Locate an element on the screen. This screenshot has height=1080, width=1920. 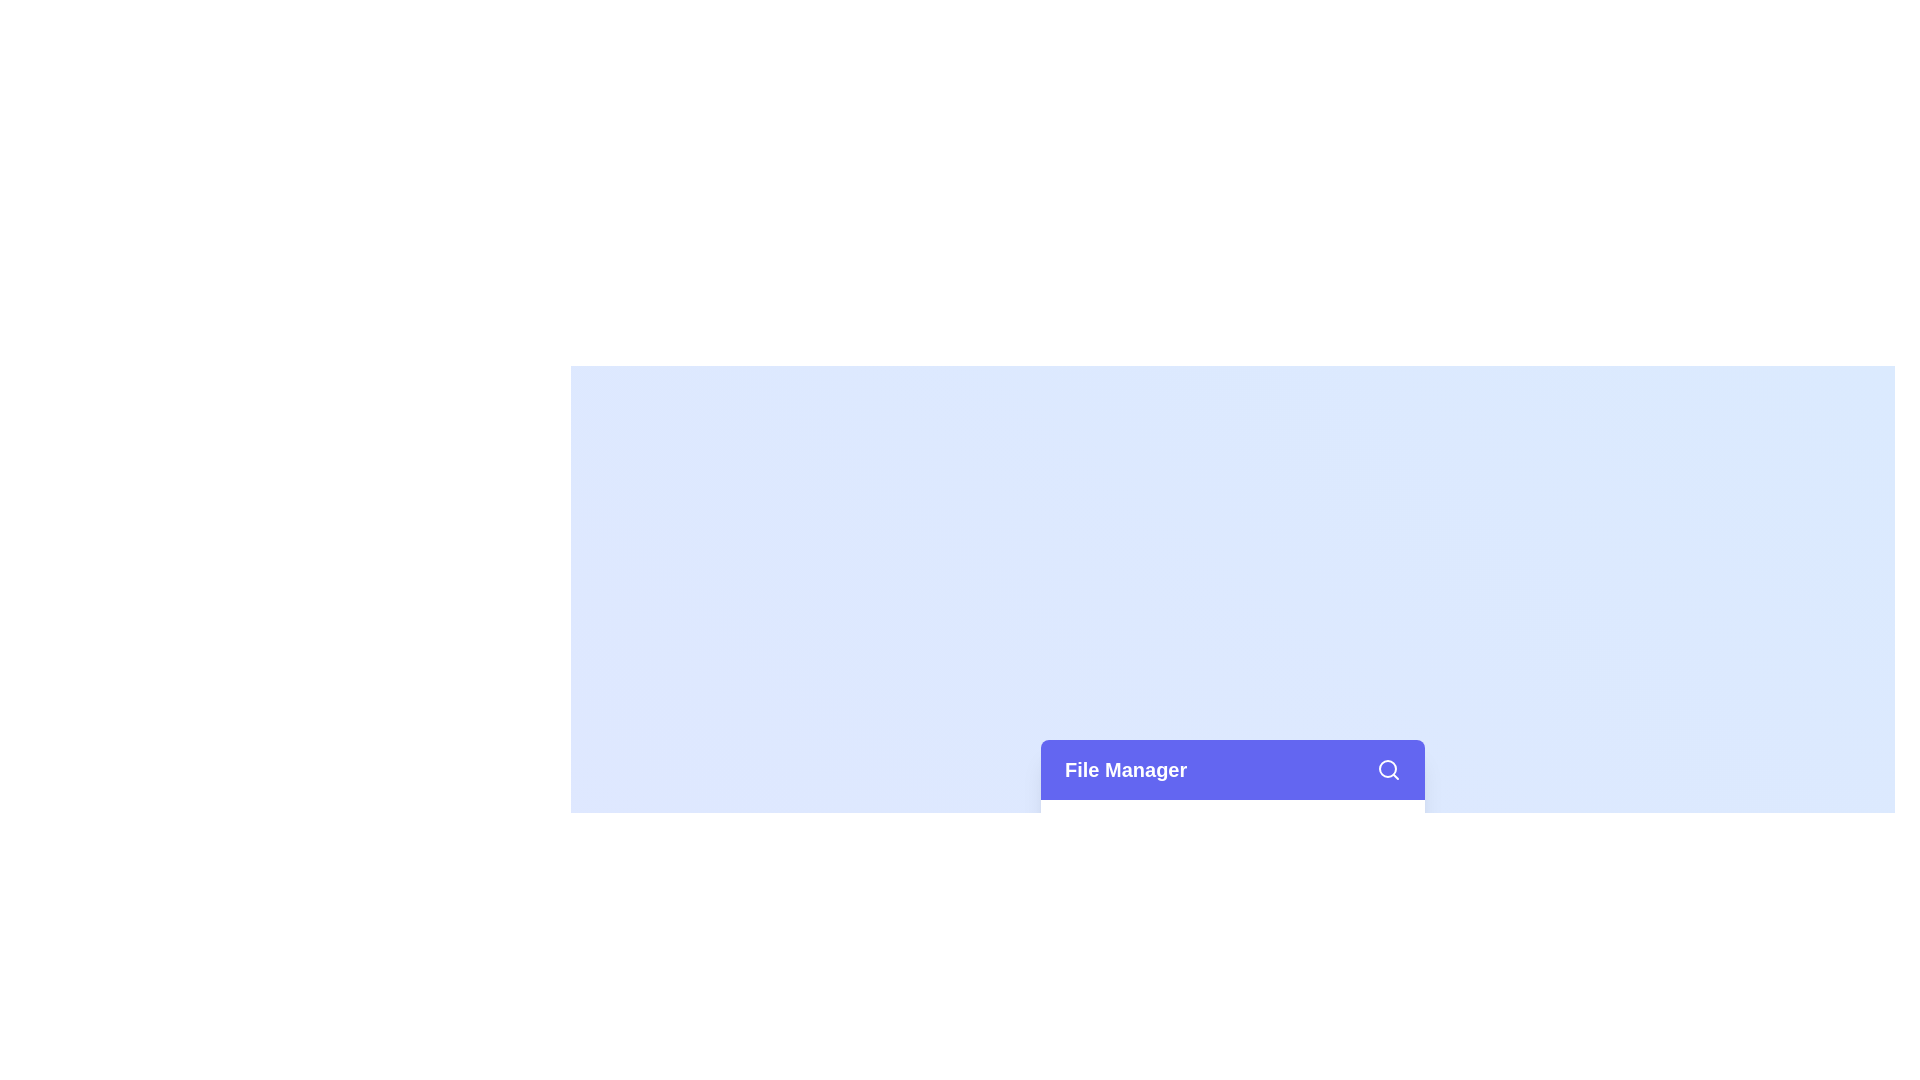
the search icon to initiate a search is located at coordinates (1387, 769).